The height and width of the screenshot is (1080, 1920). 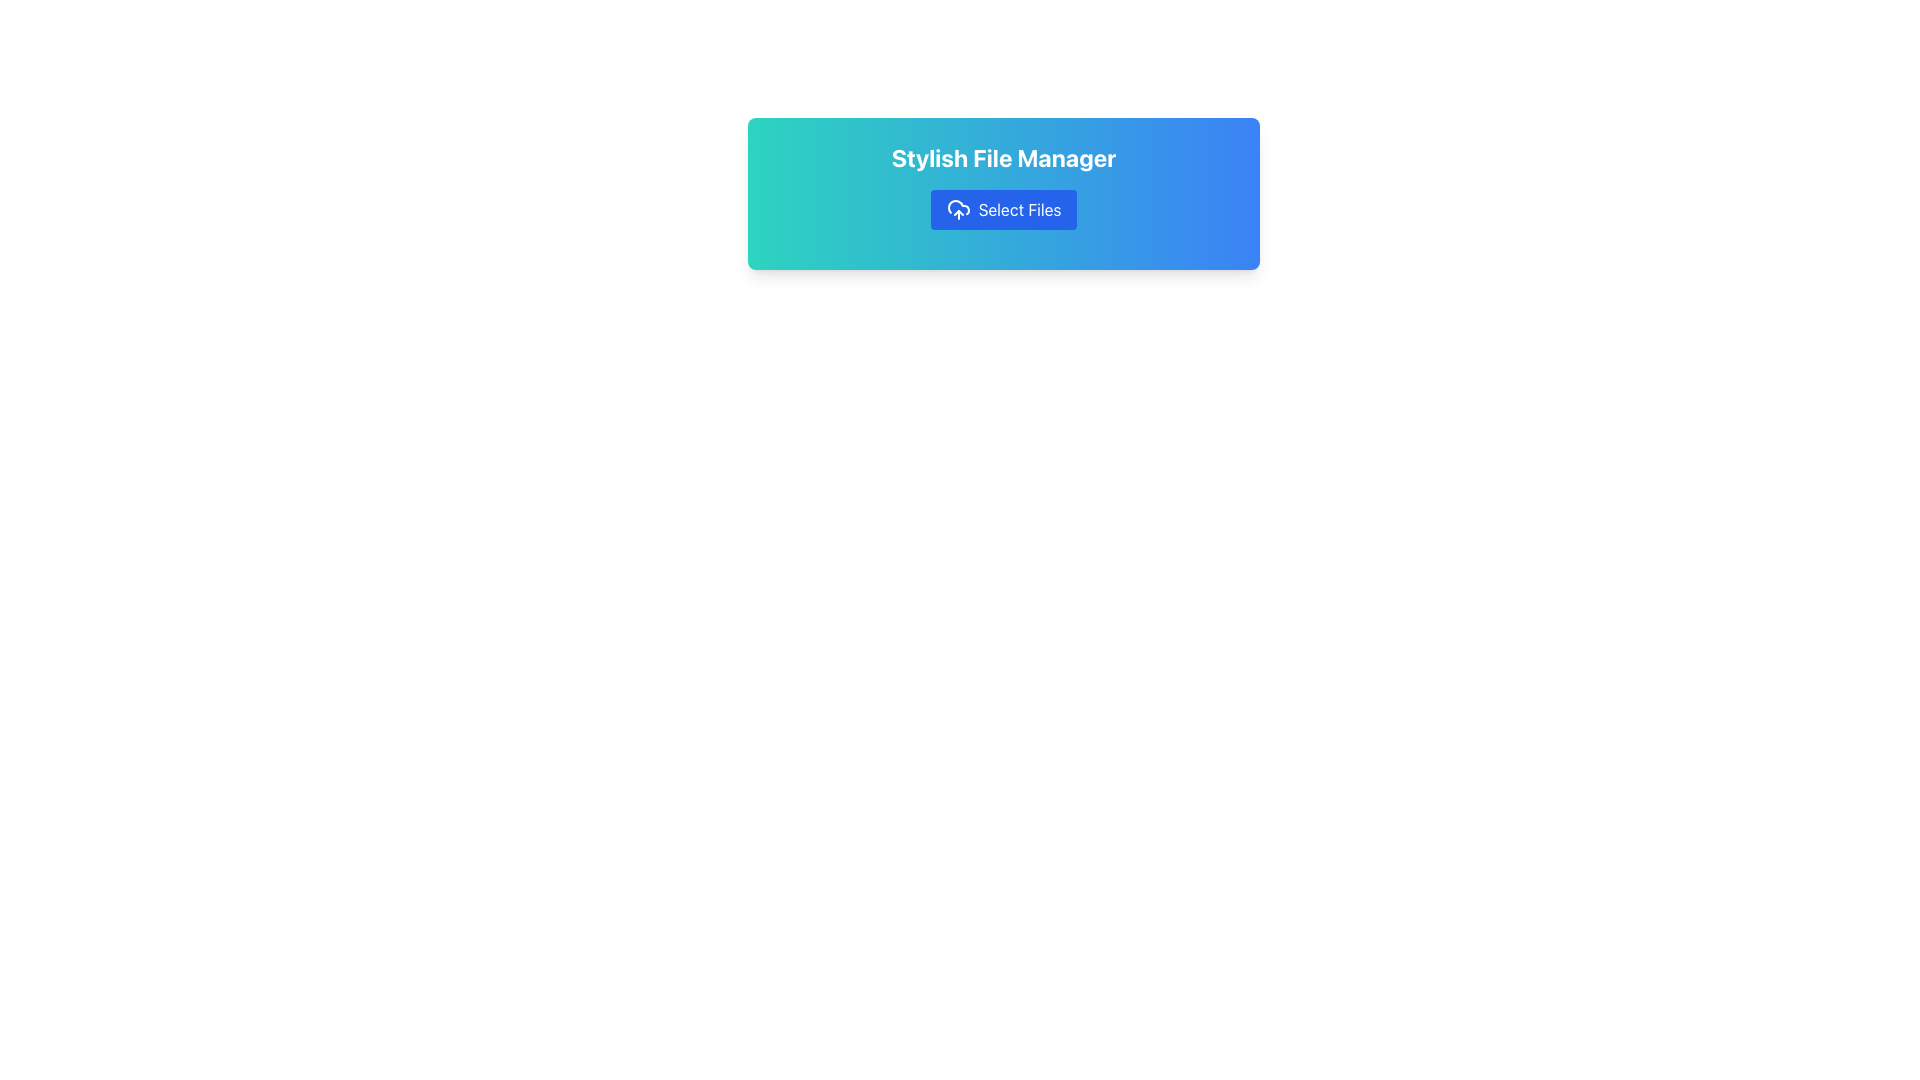 What do you see at coordinates (1003, 209) in the screenshot?
I see `the blue button labeled 'Select Files' with a cloud icon to initiate file selection` at bounding box center [1003, 209].